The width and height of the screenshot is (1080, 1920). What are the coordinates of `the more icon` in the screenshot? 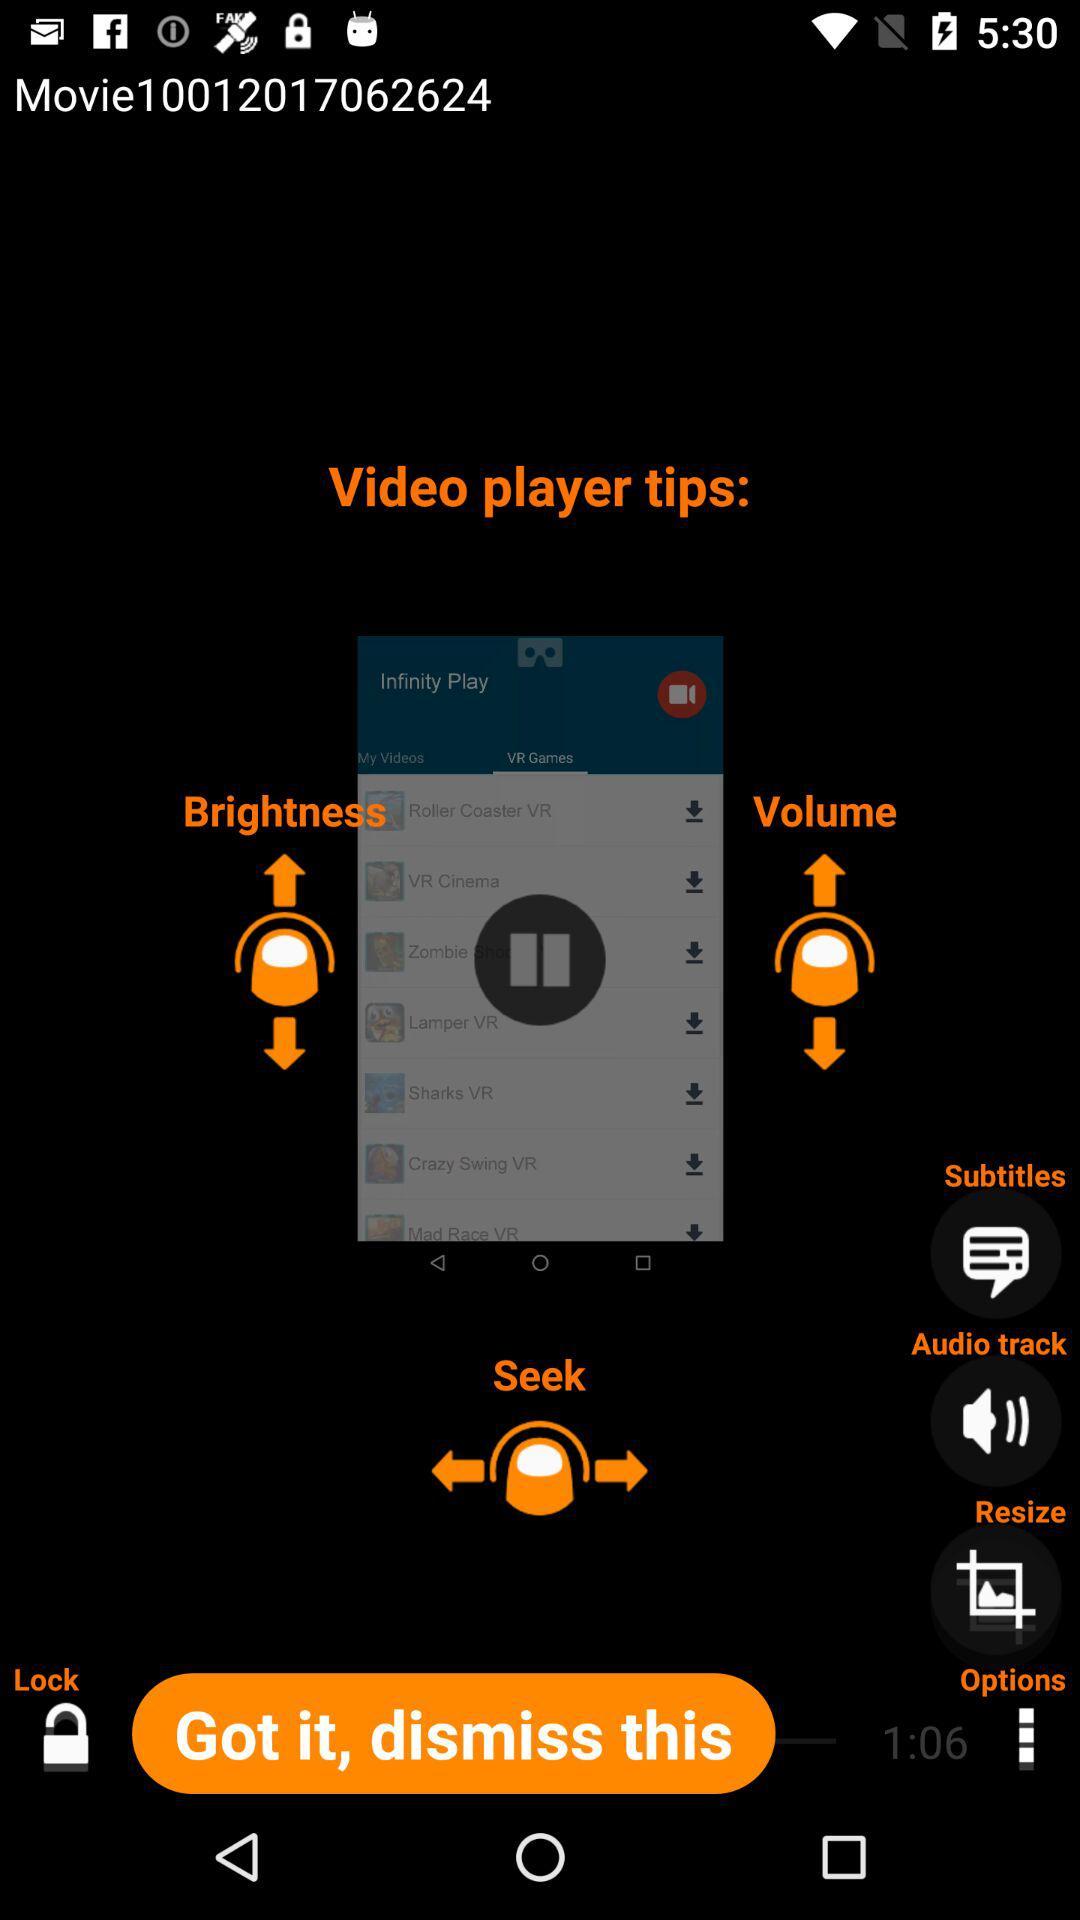 It's located at (1024, 1732).